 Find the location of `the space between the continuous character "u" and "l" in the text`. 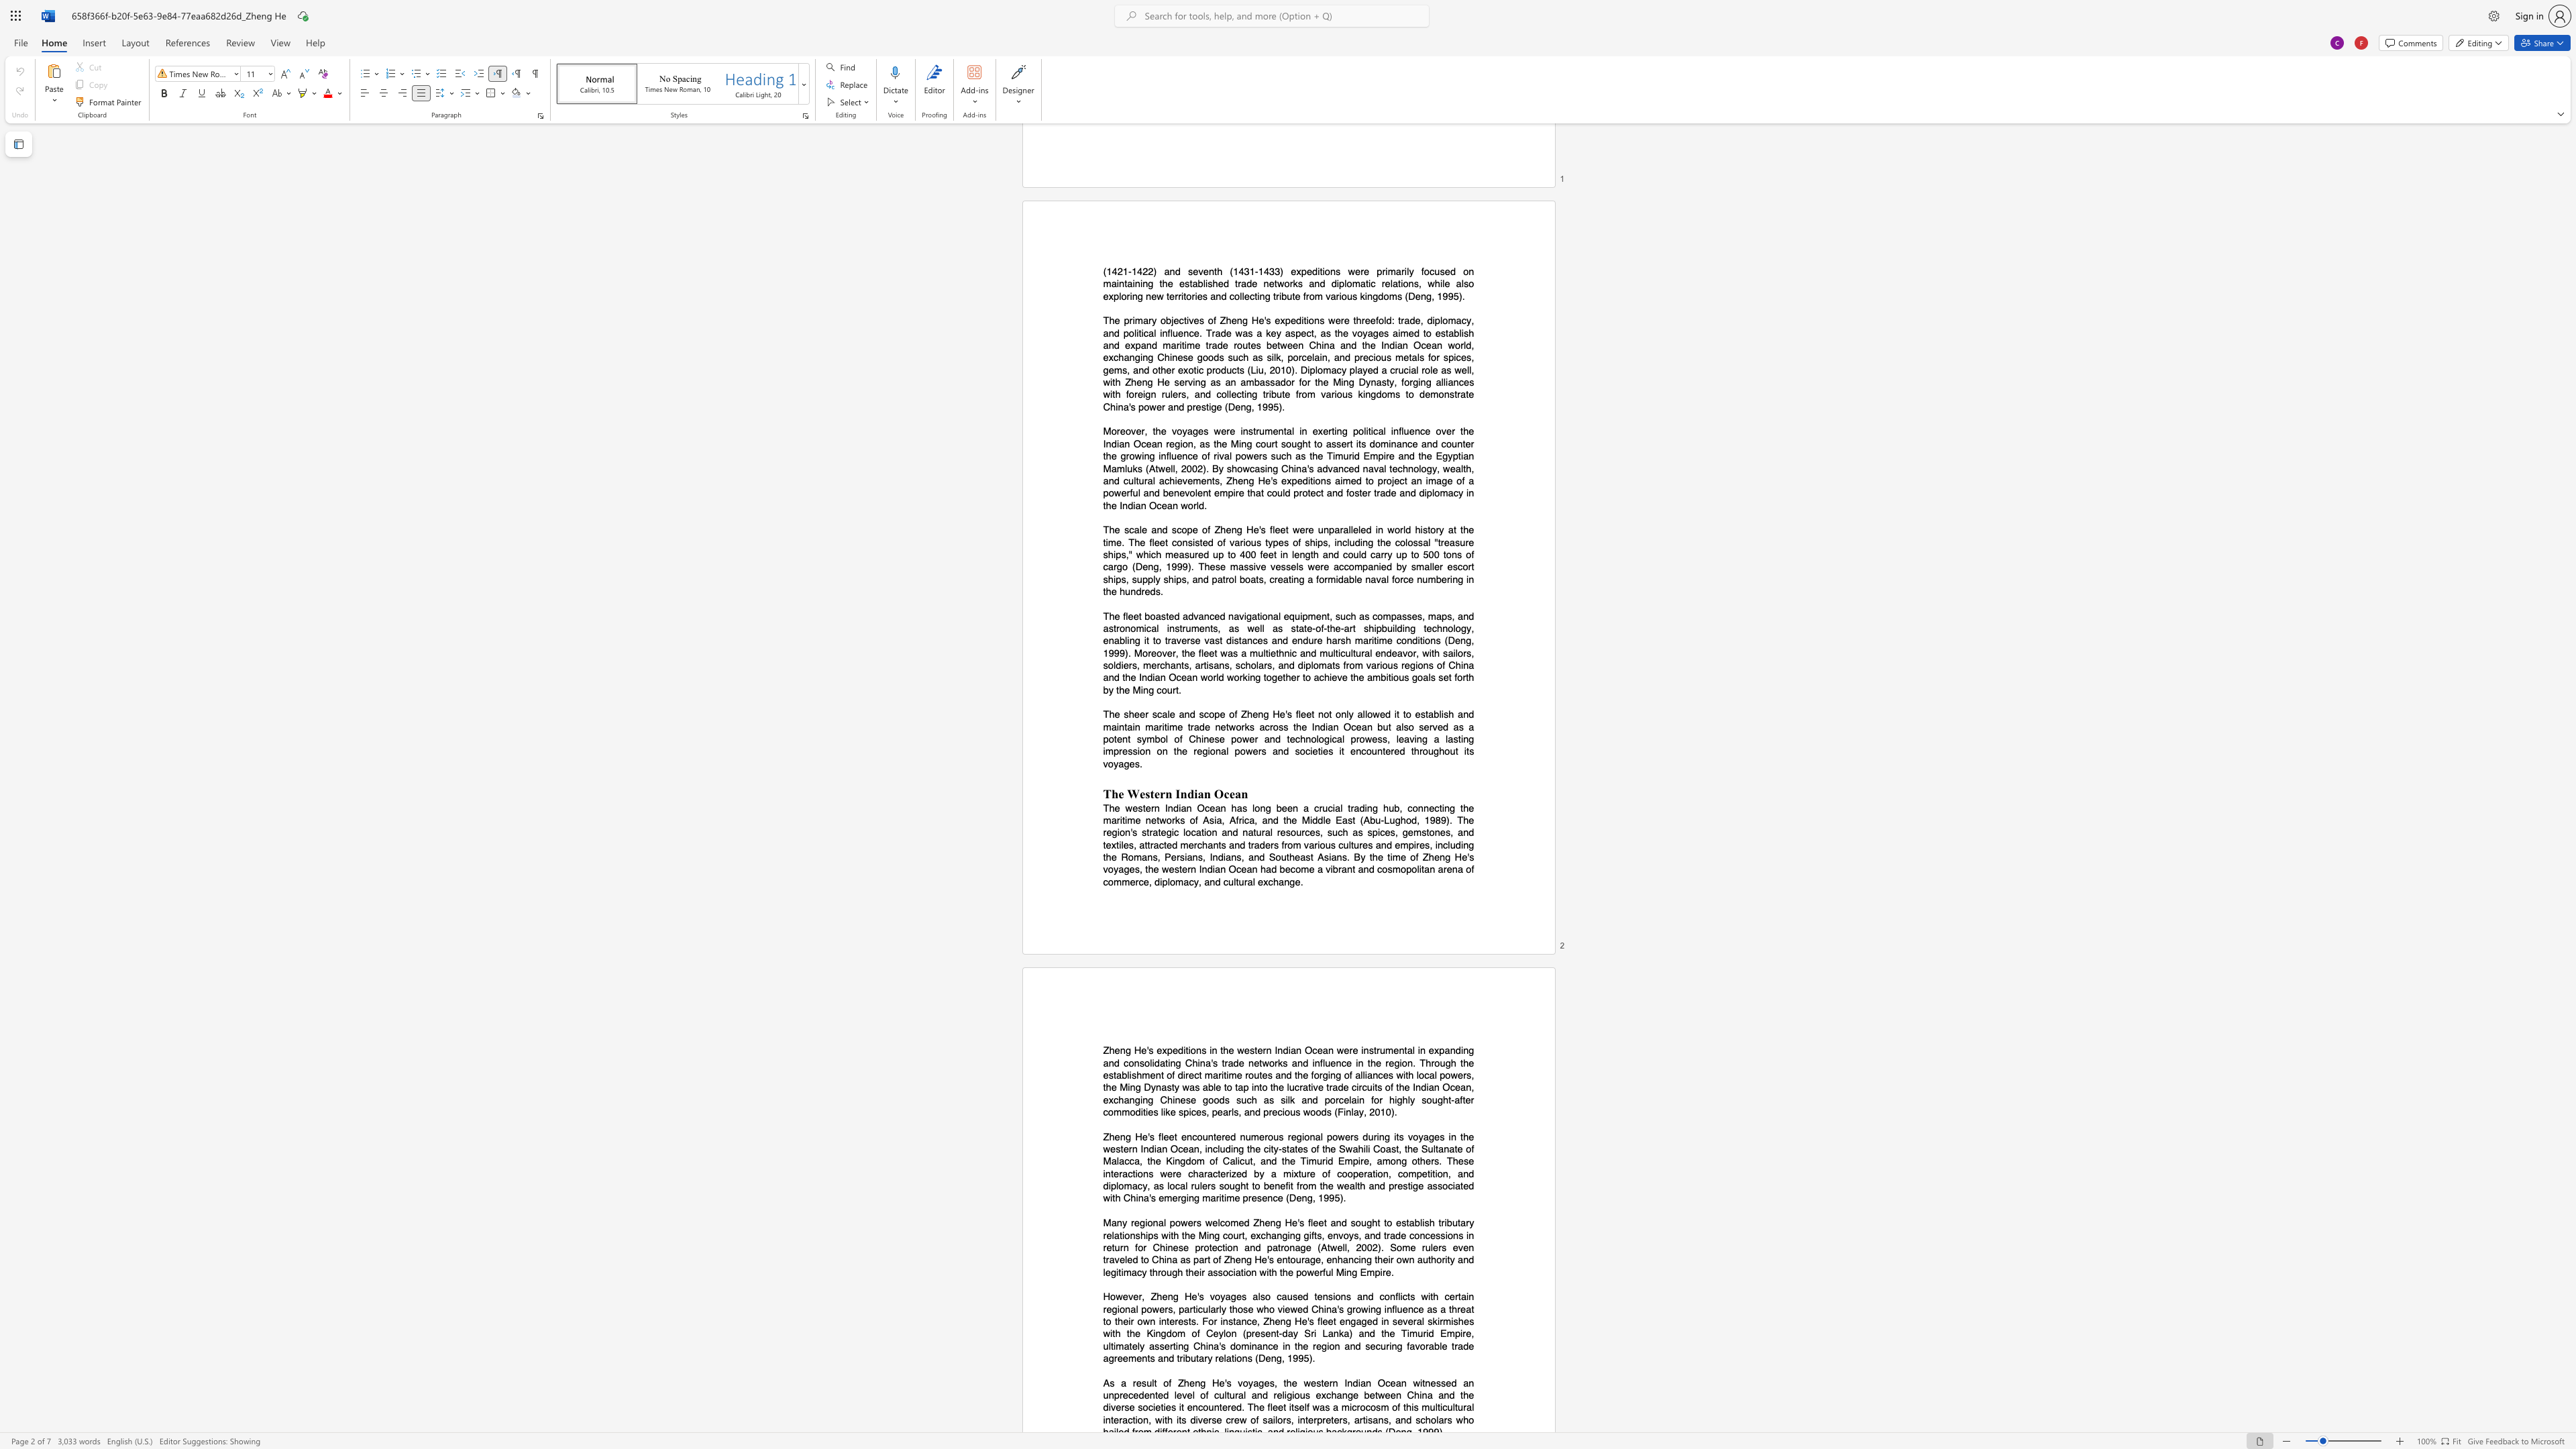

the space between the continuous character "u" and "l" in the text is located at coordinates (1150, 1383).